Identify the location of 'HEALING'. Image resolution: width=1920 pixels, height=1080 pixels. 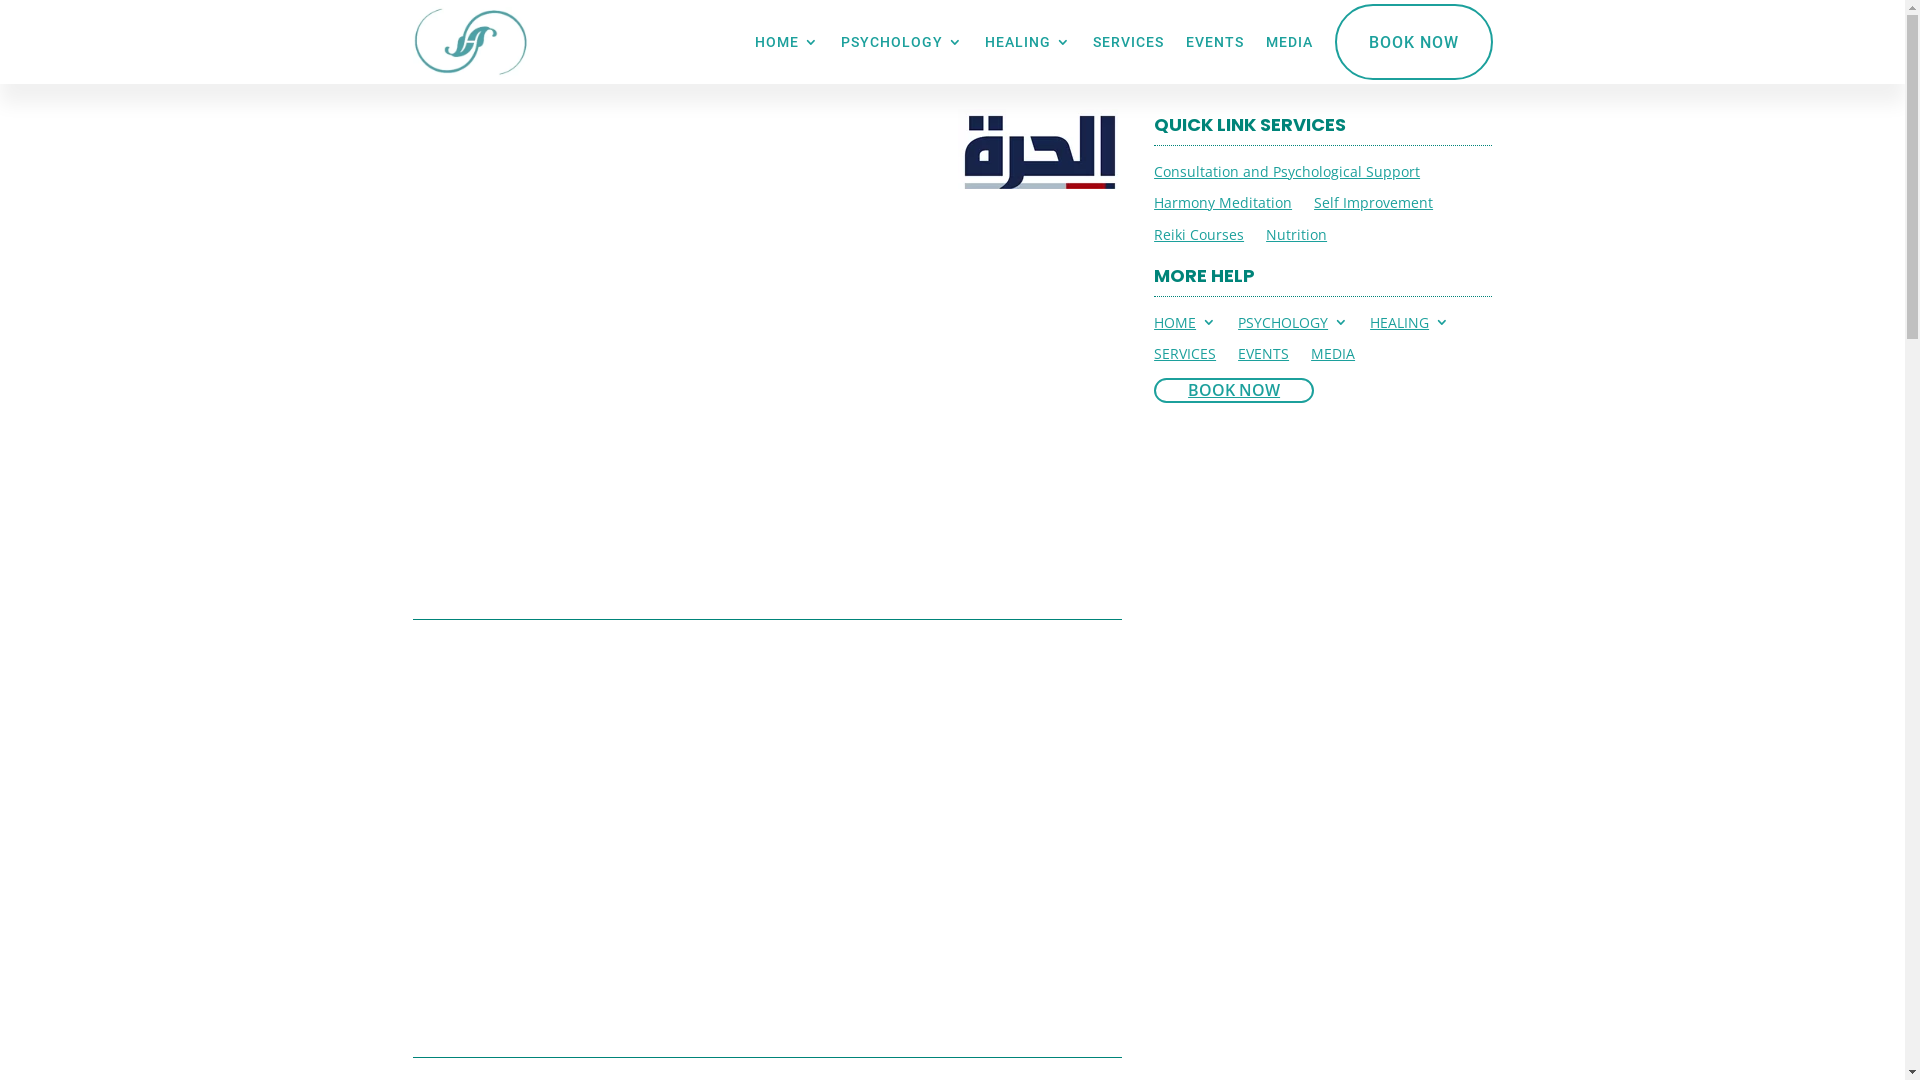
(1027, 42).